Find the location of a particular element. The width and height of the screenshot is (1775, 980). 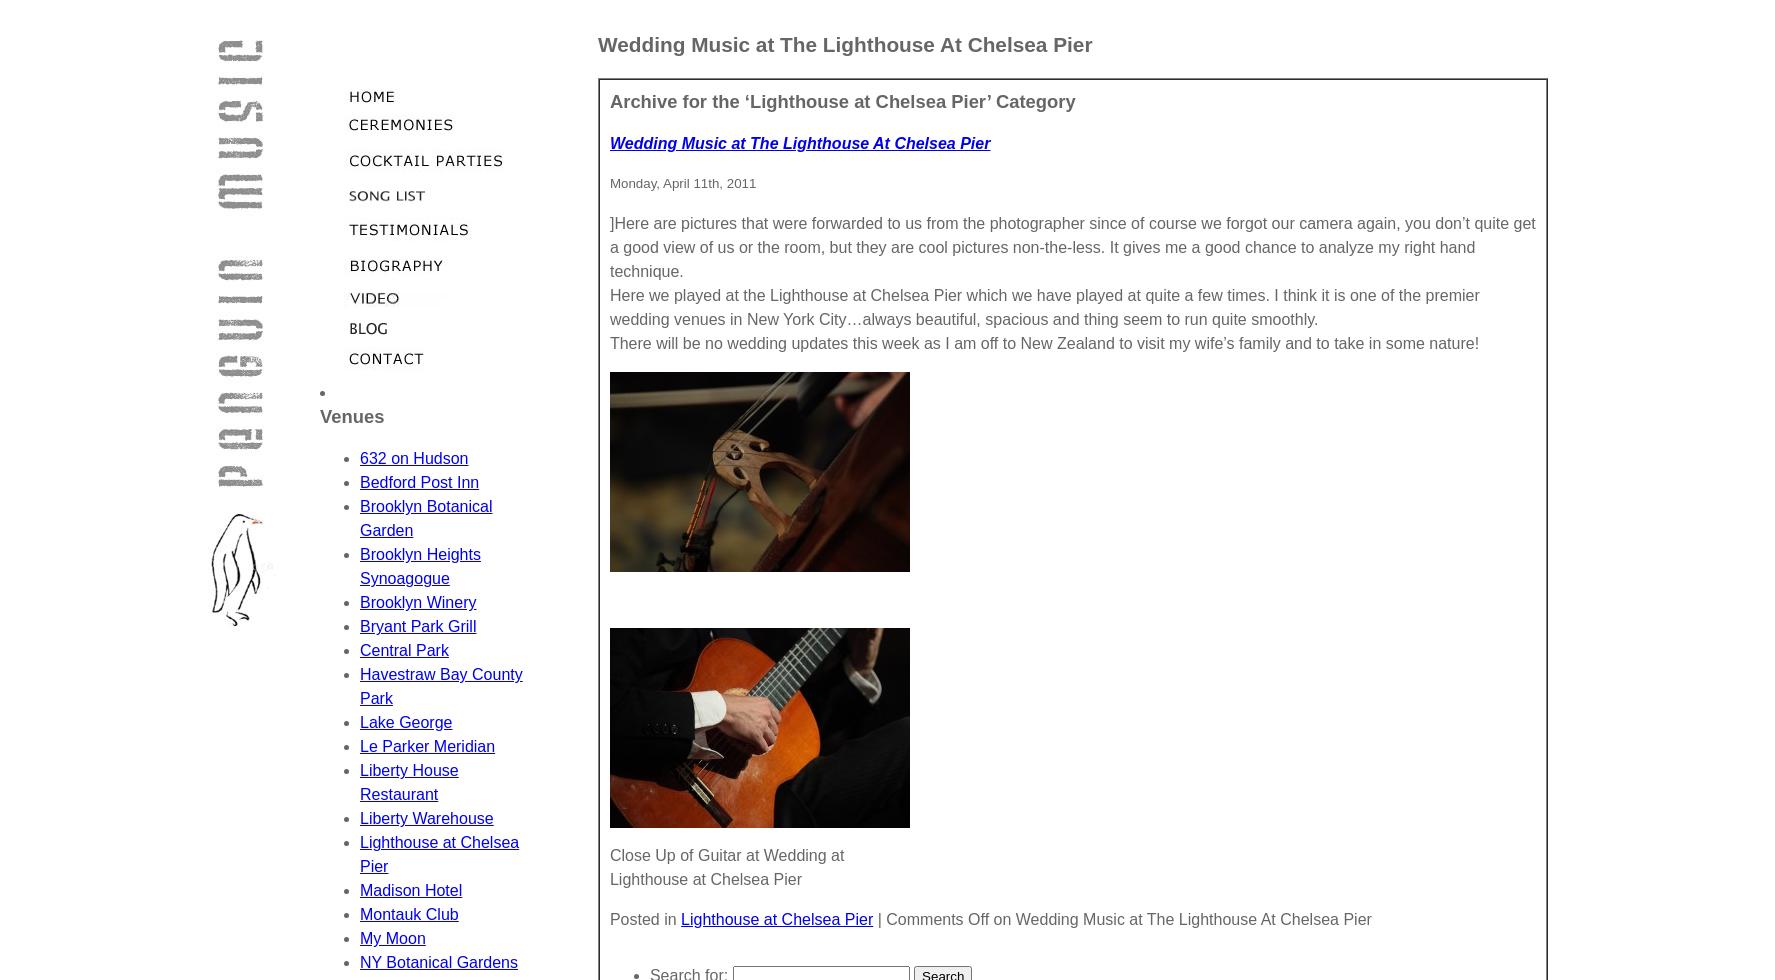

'Lake George' is located at coordinates (405, 722).